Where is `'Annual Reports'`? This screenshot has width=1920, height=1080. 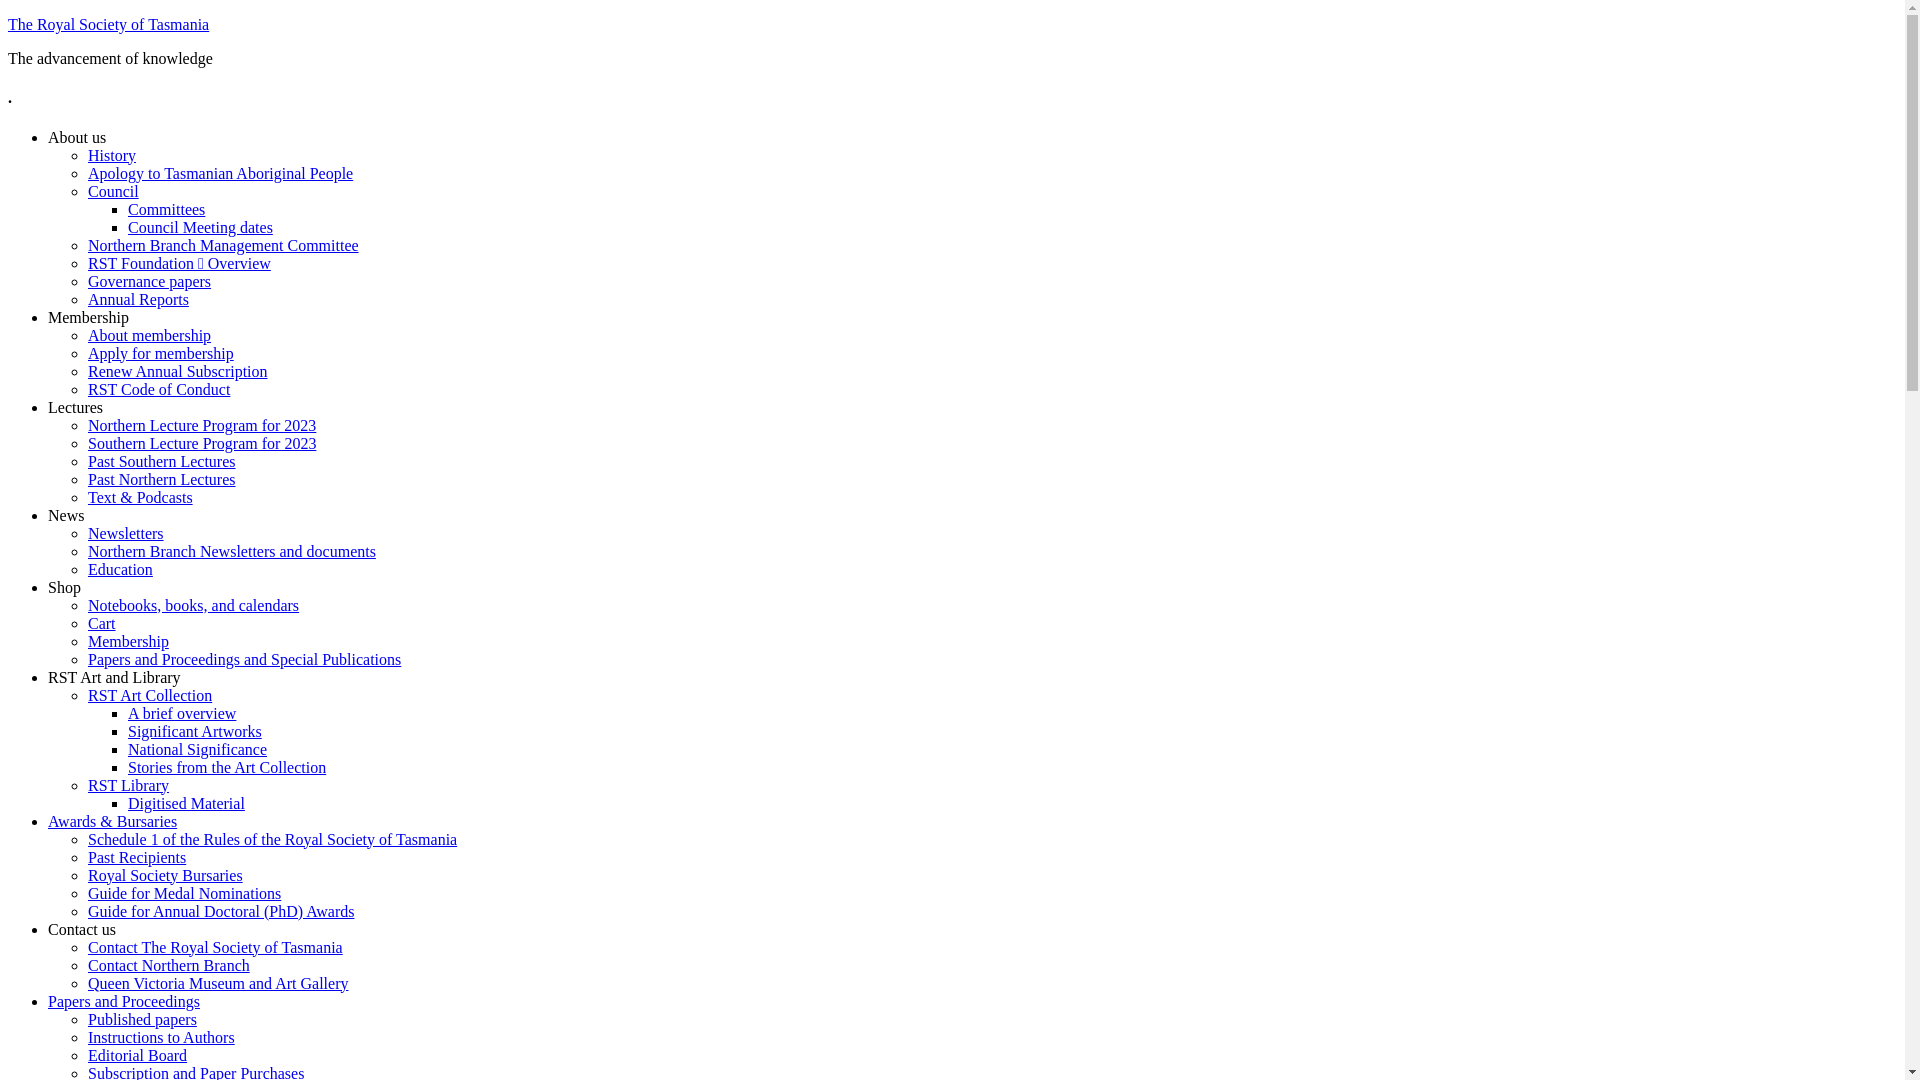 'Annual Reports' is located at coordinates (137, 299).